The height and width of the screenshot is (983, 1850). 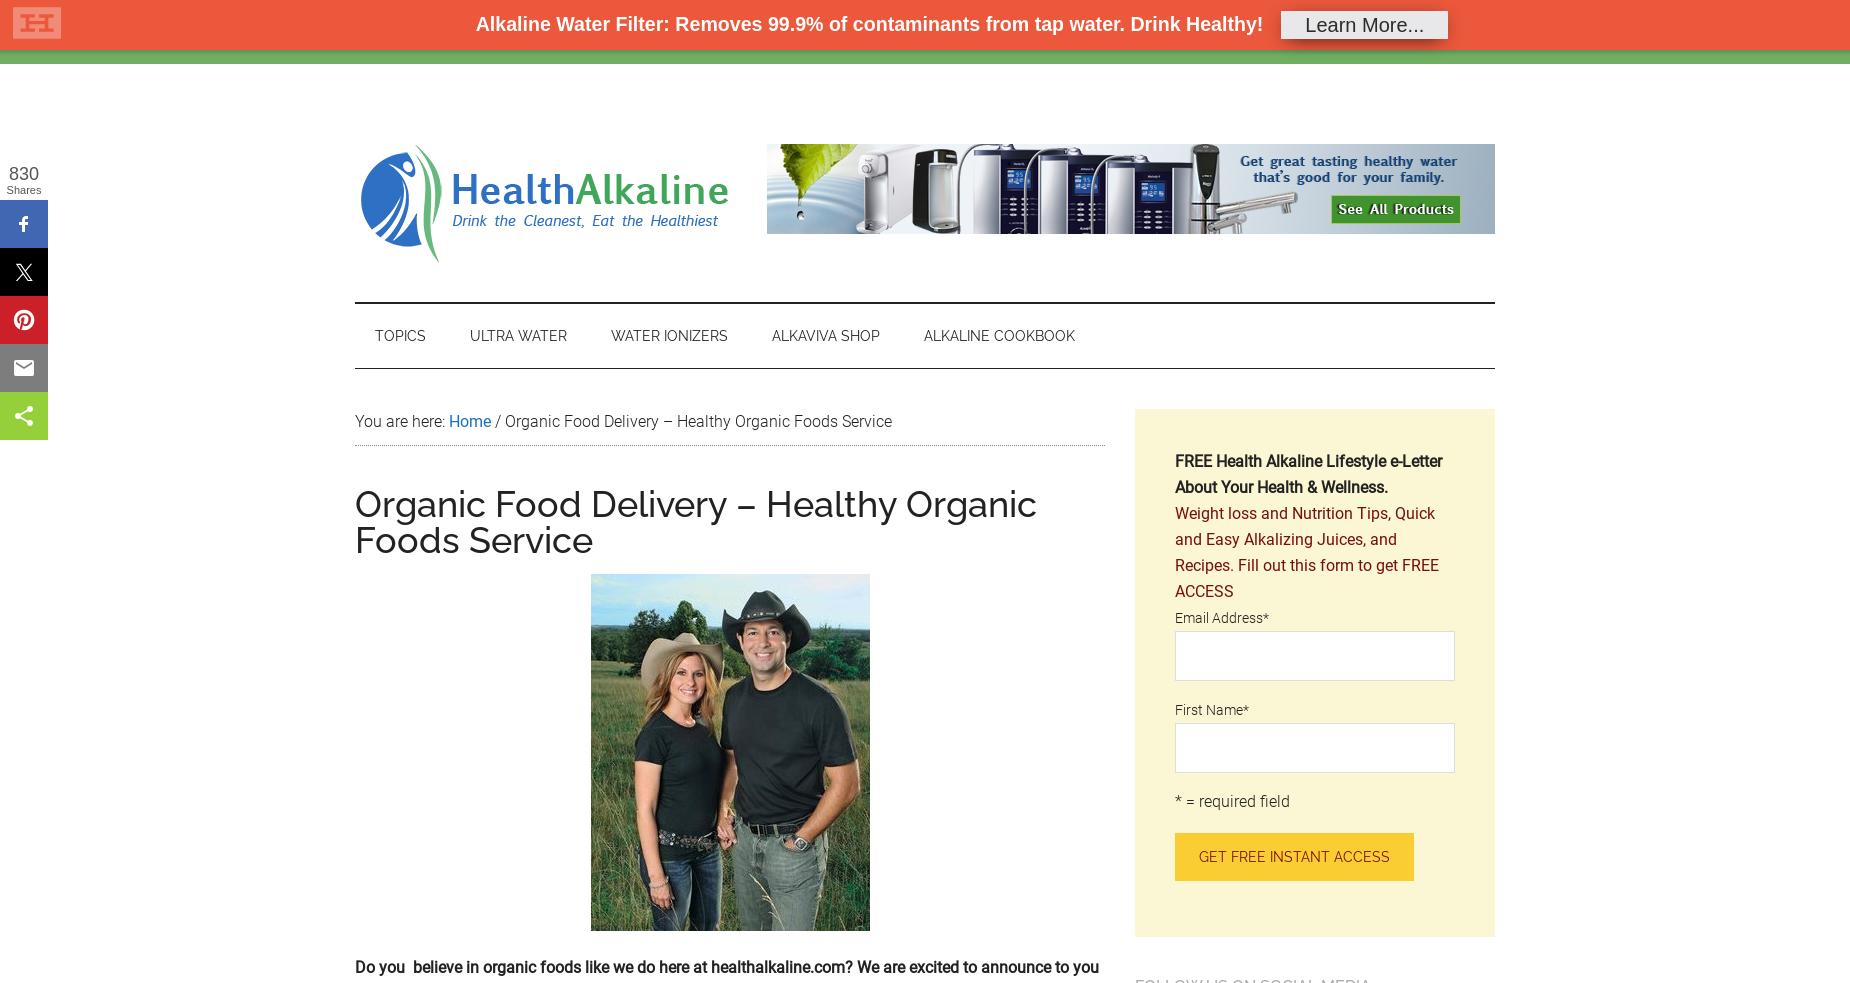 I want to click on 'Alkaline Cookbook', so click(x=998, y=334).